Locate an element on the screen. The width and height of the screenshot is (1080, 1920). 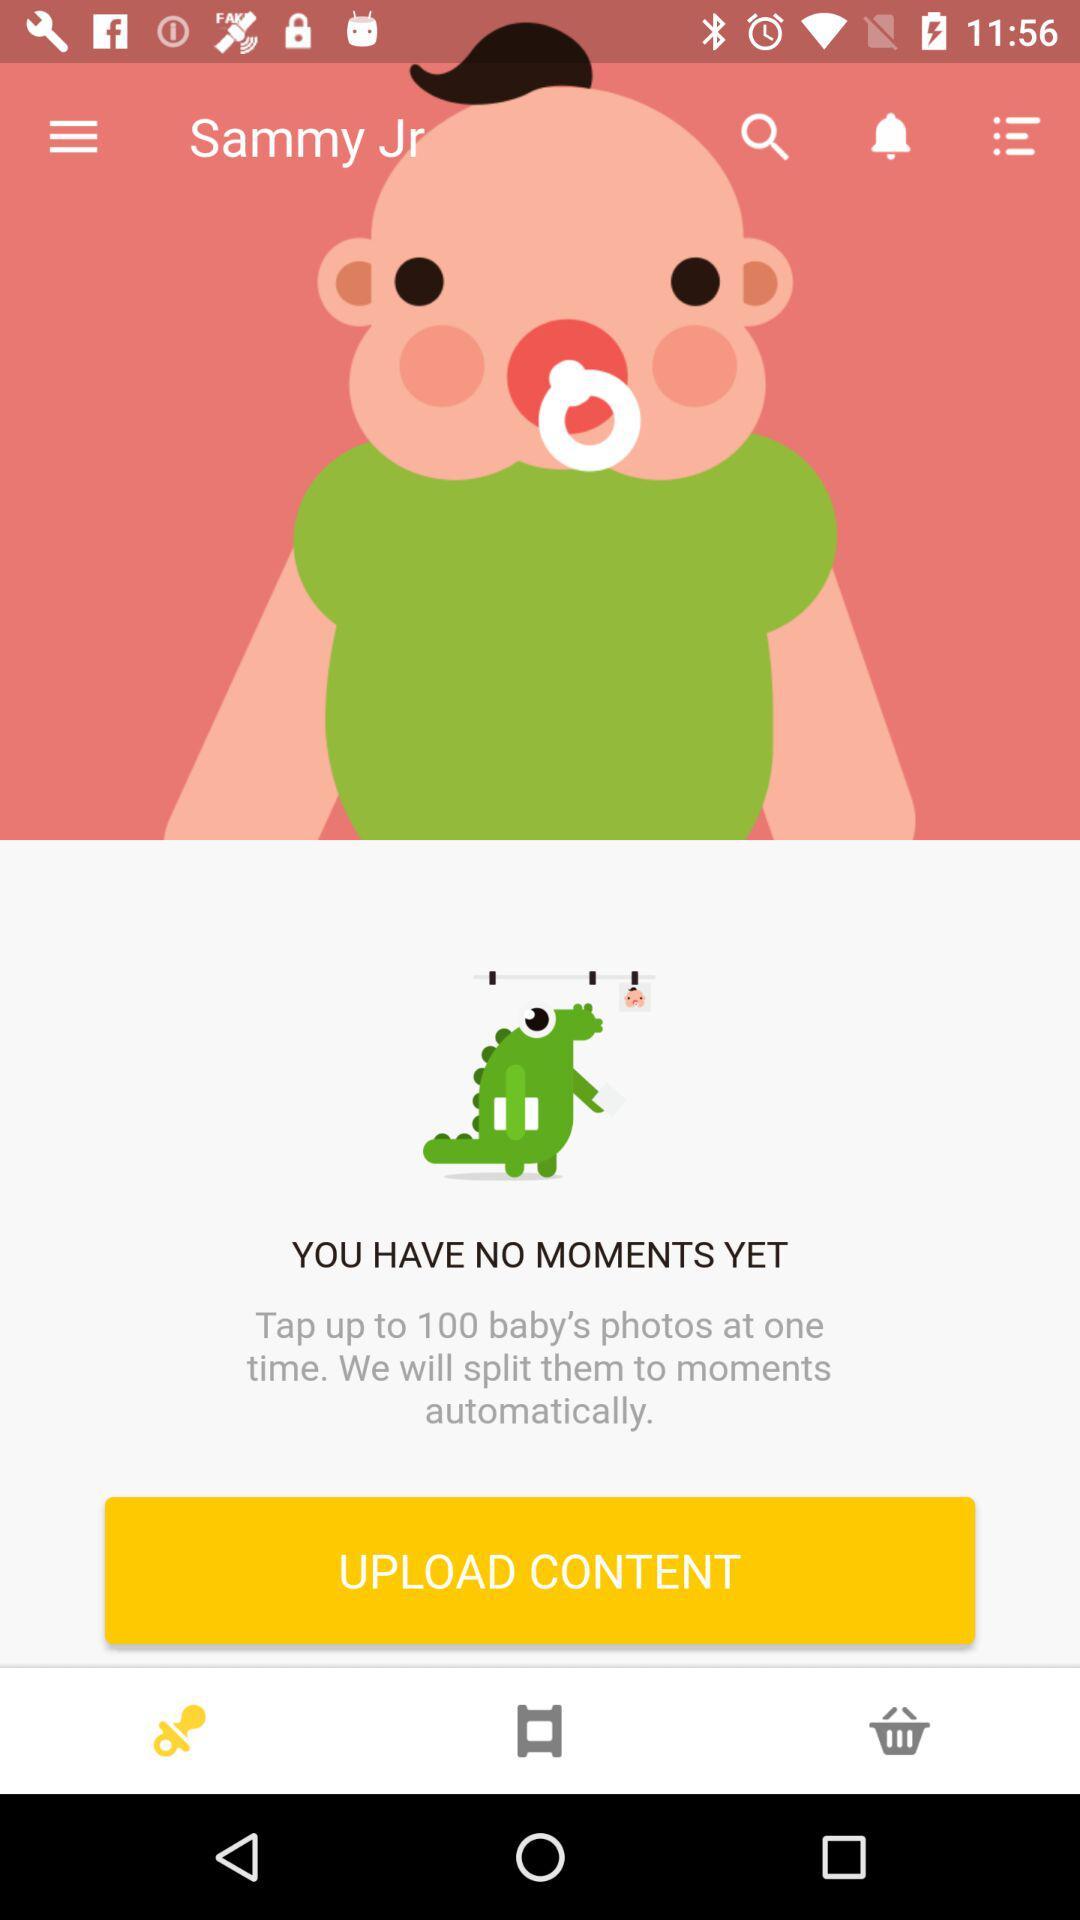
the delete icon is located at coordinates (898, 1730).